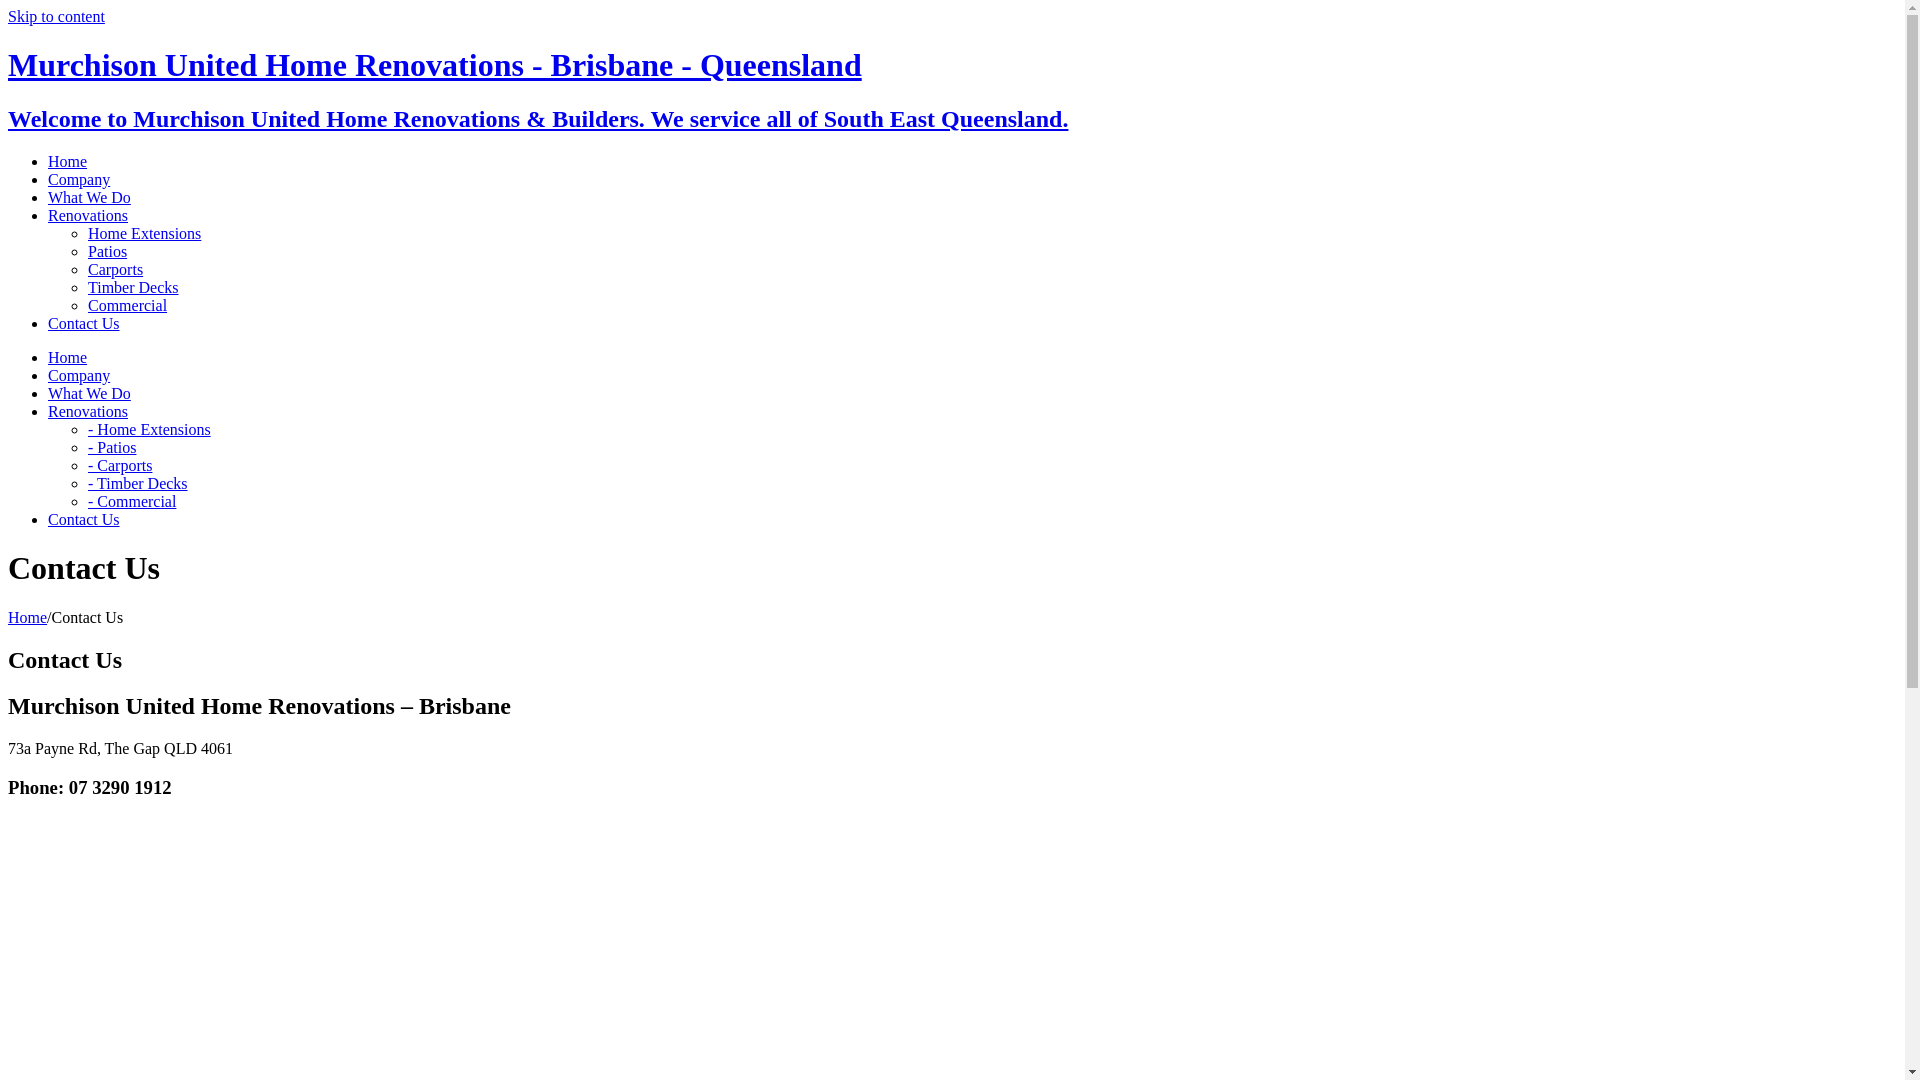  I want to click on 'What We Do', so click(88, 197).